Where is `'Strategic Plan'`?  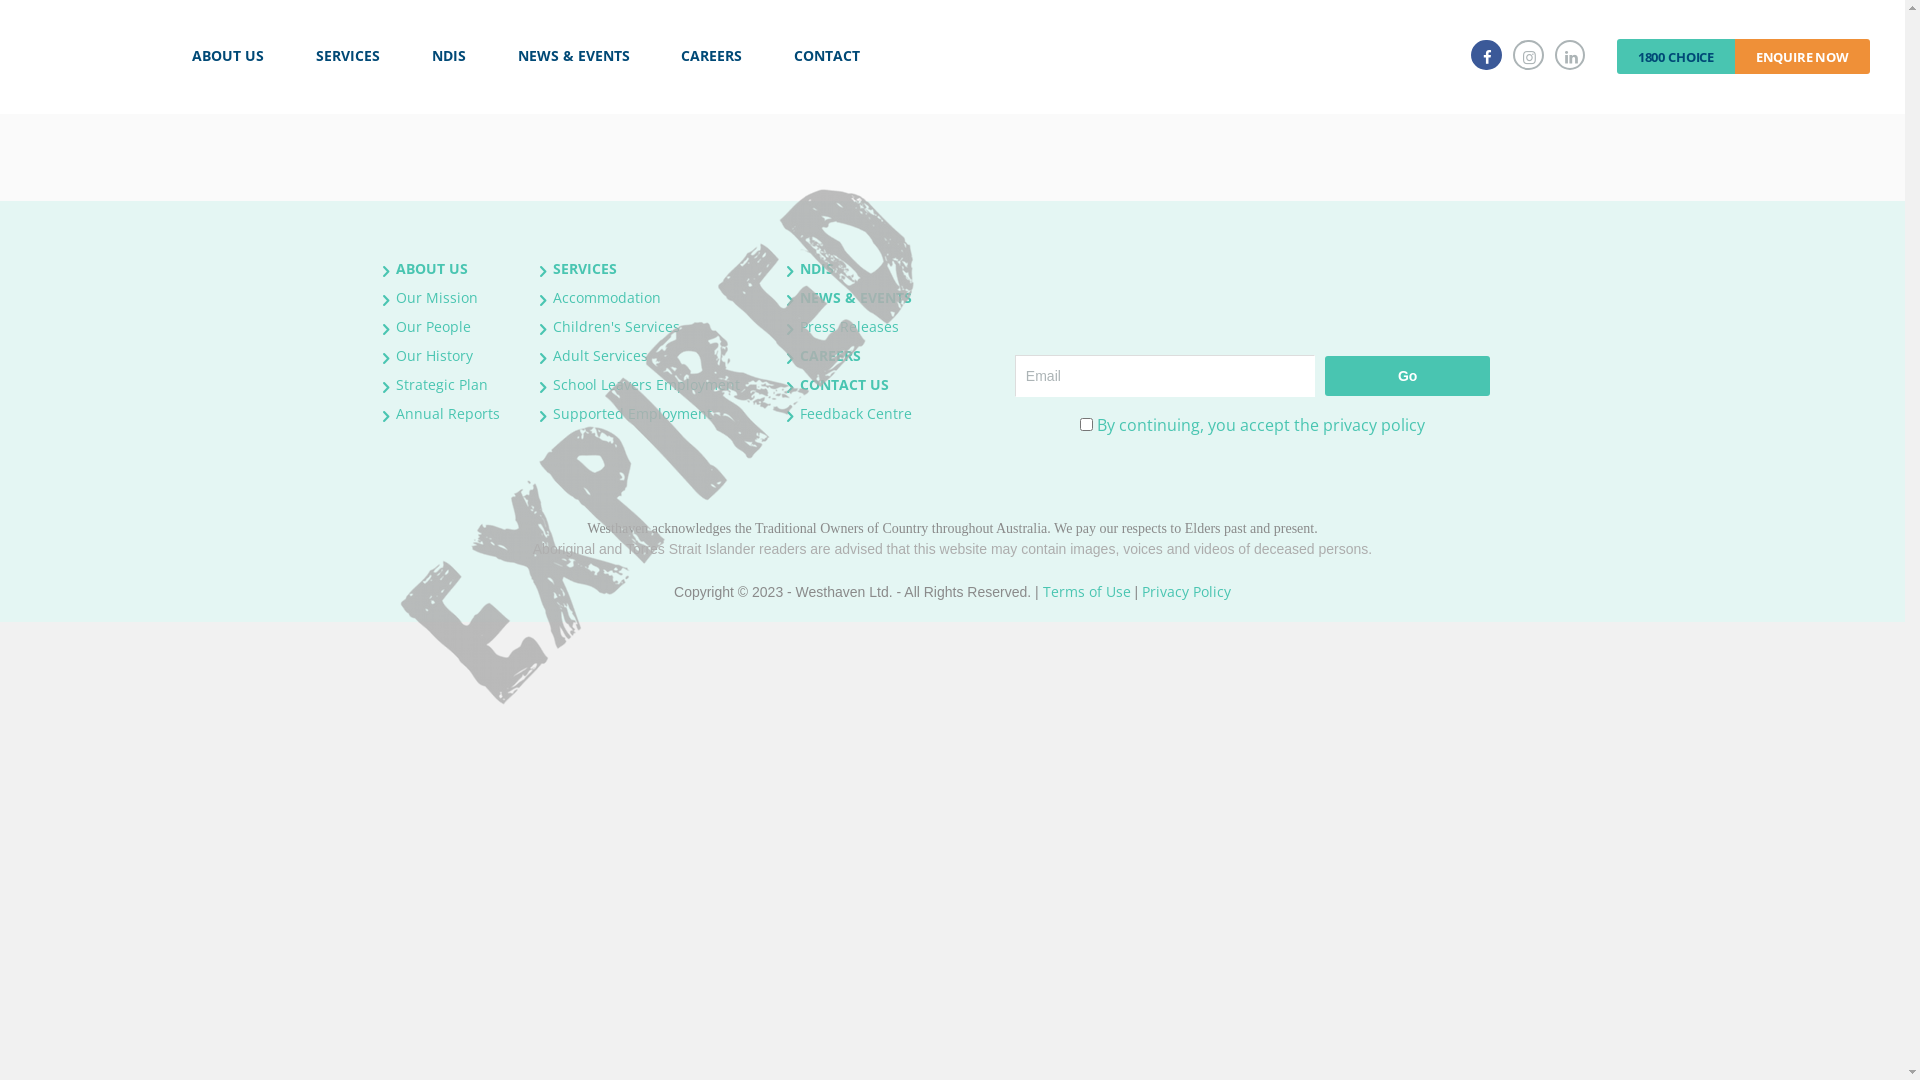 'Strategic Plan' is located at coordinates (440, 384).